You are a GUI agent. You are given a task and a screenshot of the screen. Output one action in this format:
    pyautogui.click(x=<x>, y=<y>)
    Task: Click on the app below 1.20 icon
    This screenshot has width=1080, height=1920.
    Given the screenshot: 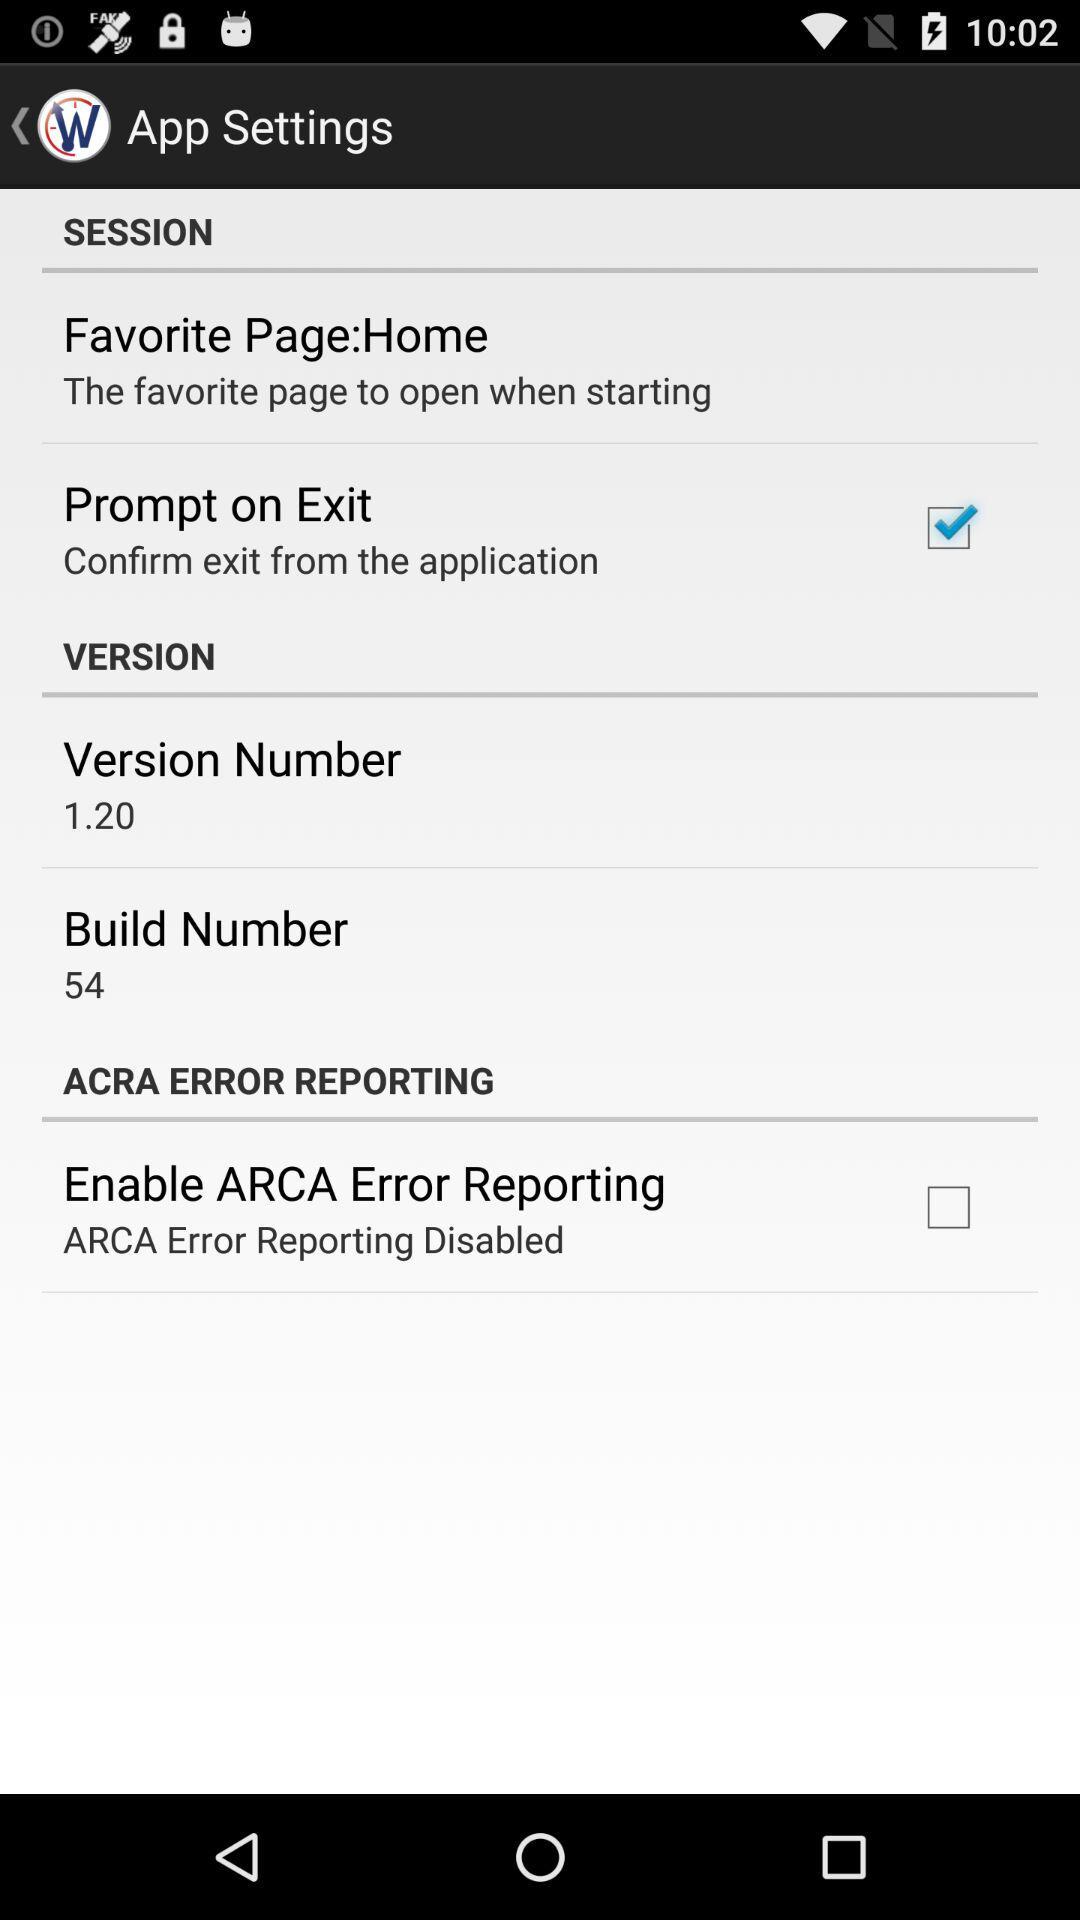 What is the action you would take?
    pyautogui.click(x=205, y=926)
    